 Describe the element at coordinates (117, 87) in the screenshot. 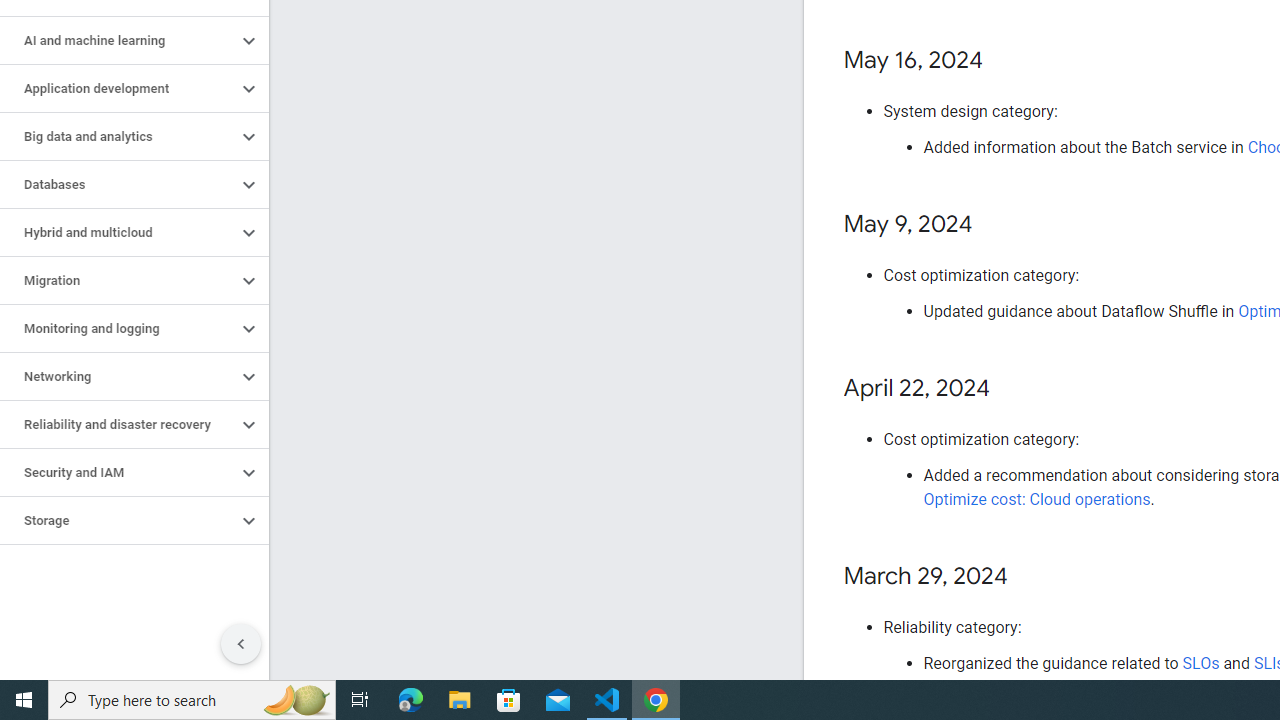

I see `'Application development'` at that location.